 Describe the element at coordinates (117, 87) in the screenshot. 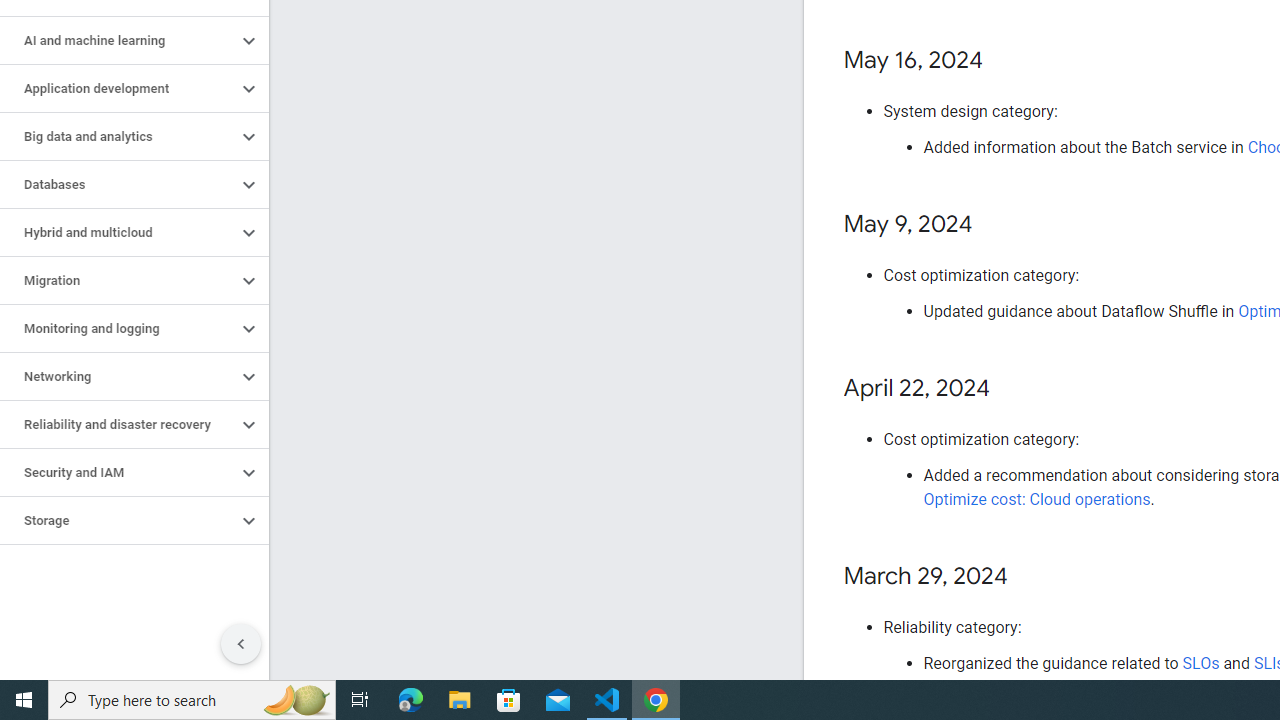

I see `'Application development'` at that location.